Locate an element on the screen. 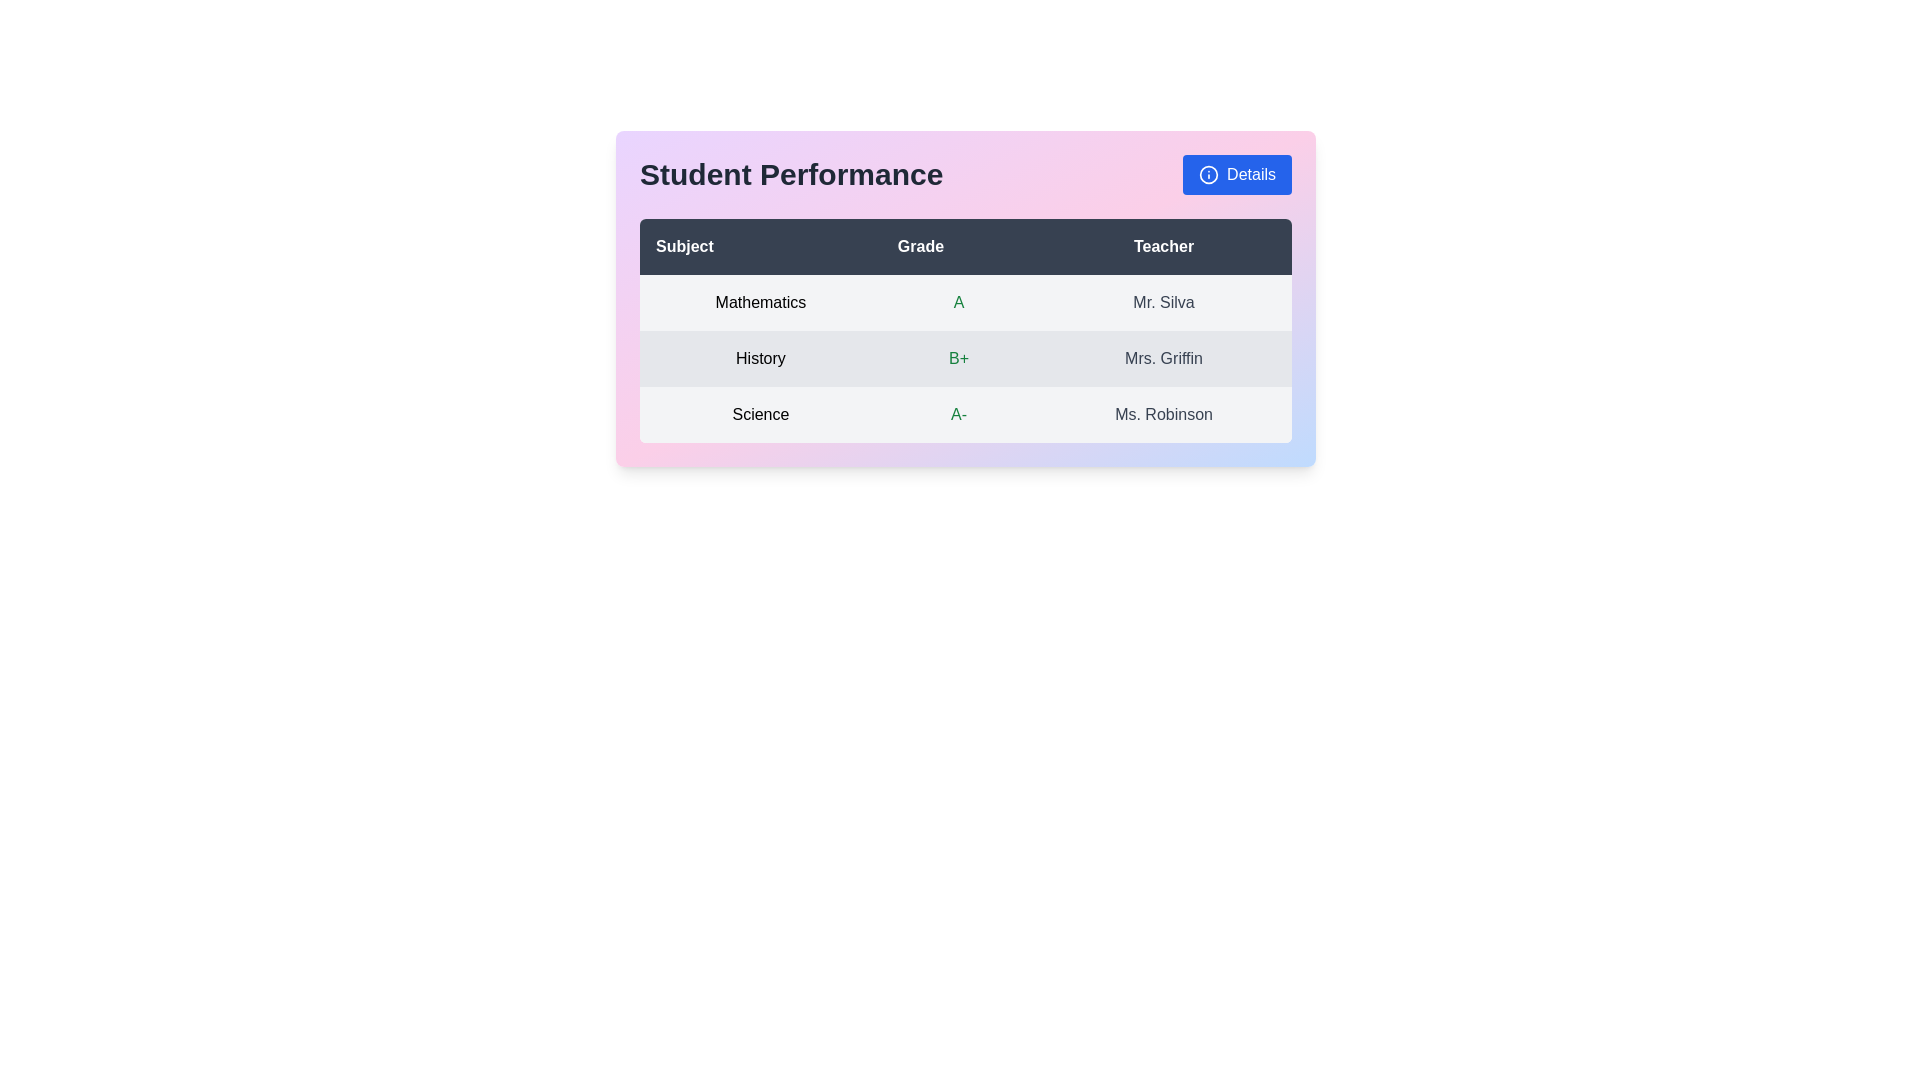 Image resolution: width=1920 pixels, height=1080 pixels. the table row corresponding to the subject 'History' in the grade report is located at coordinates (965, 357).